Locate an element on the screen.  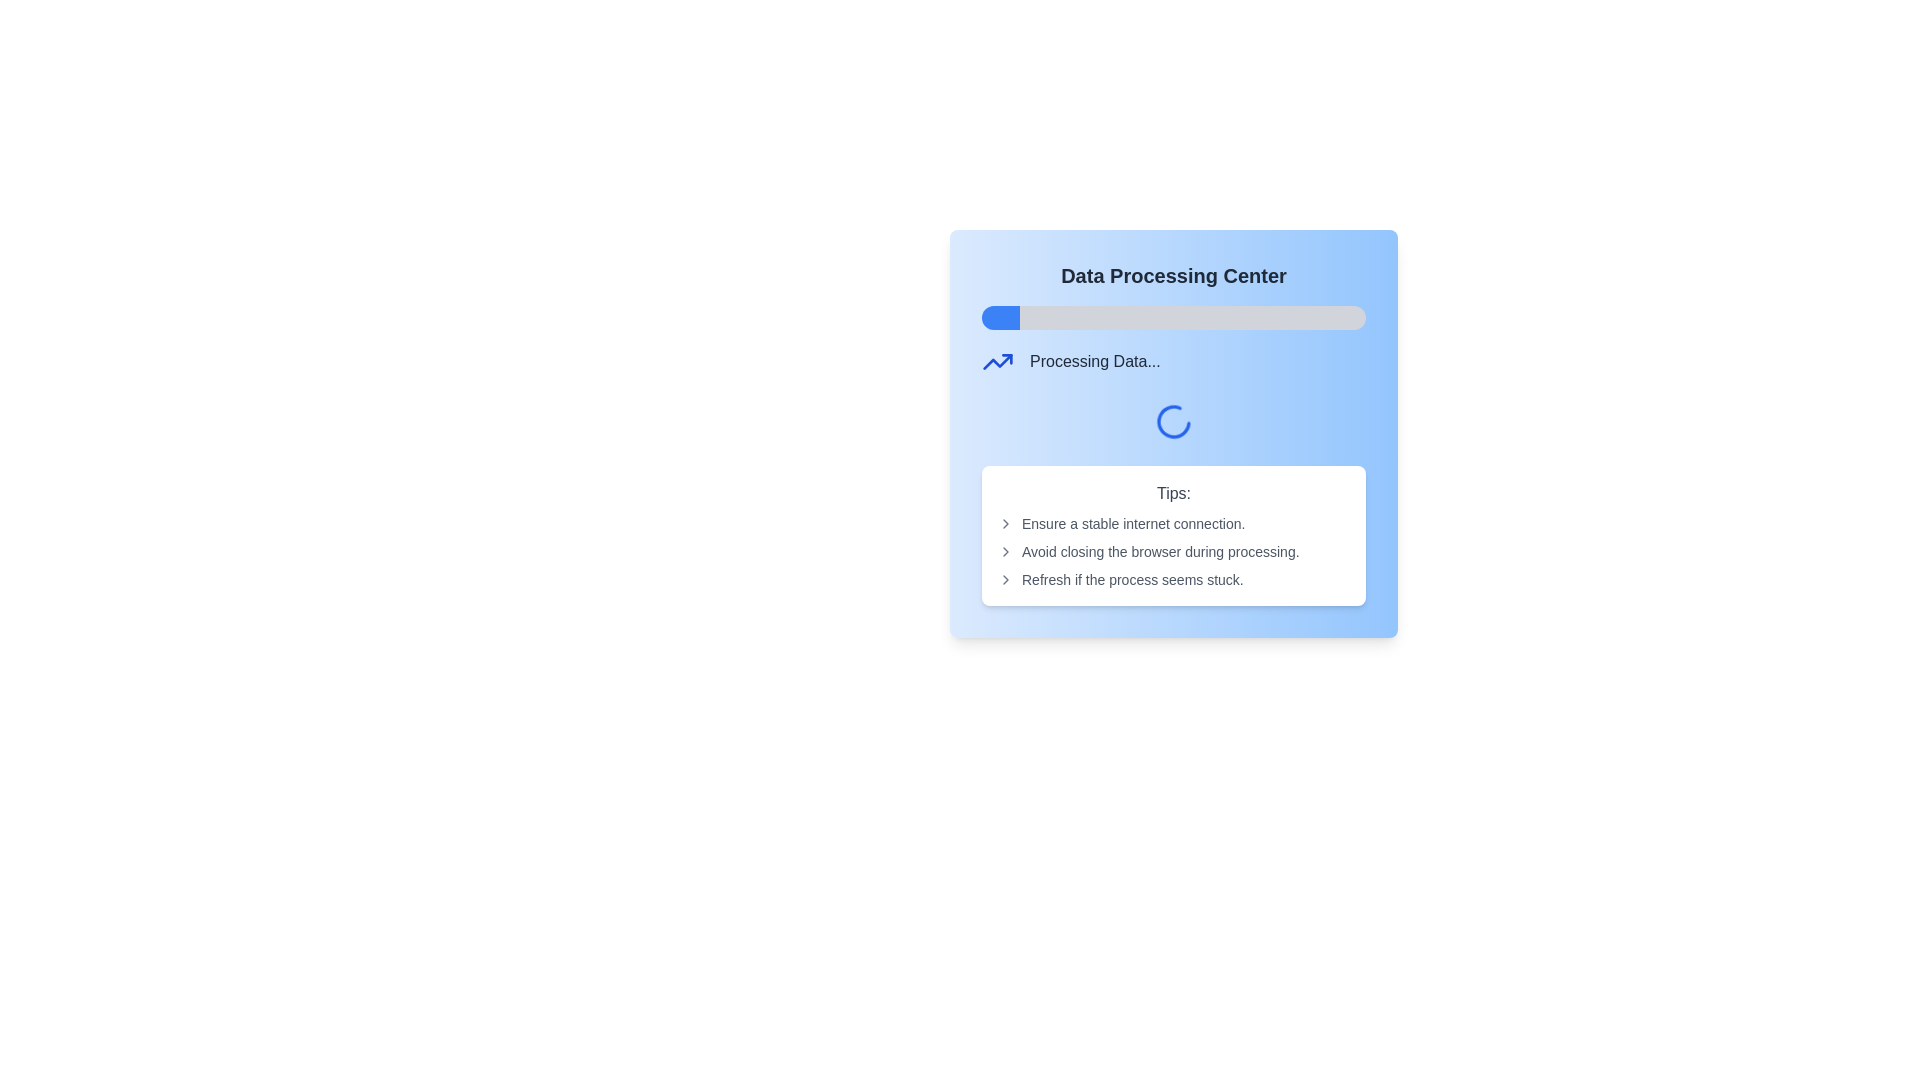
the spinning loader animation located near the center of the animation below the 'Processing Data...' text for visual feedback is located at coordinates (1174, 420).